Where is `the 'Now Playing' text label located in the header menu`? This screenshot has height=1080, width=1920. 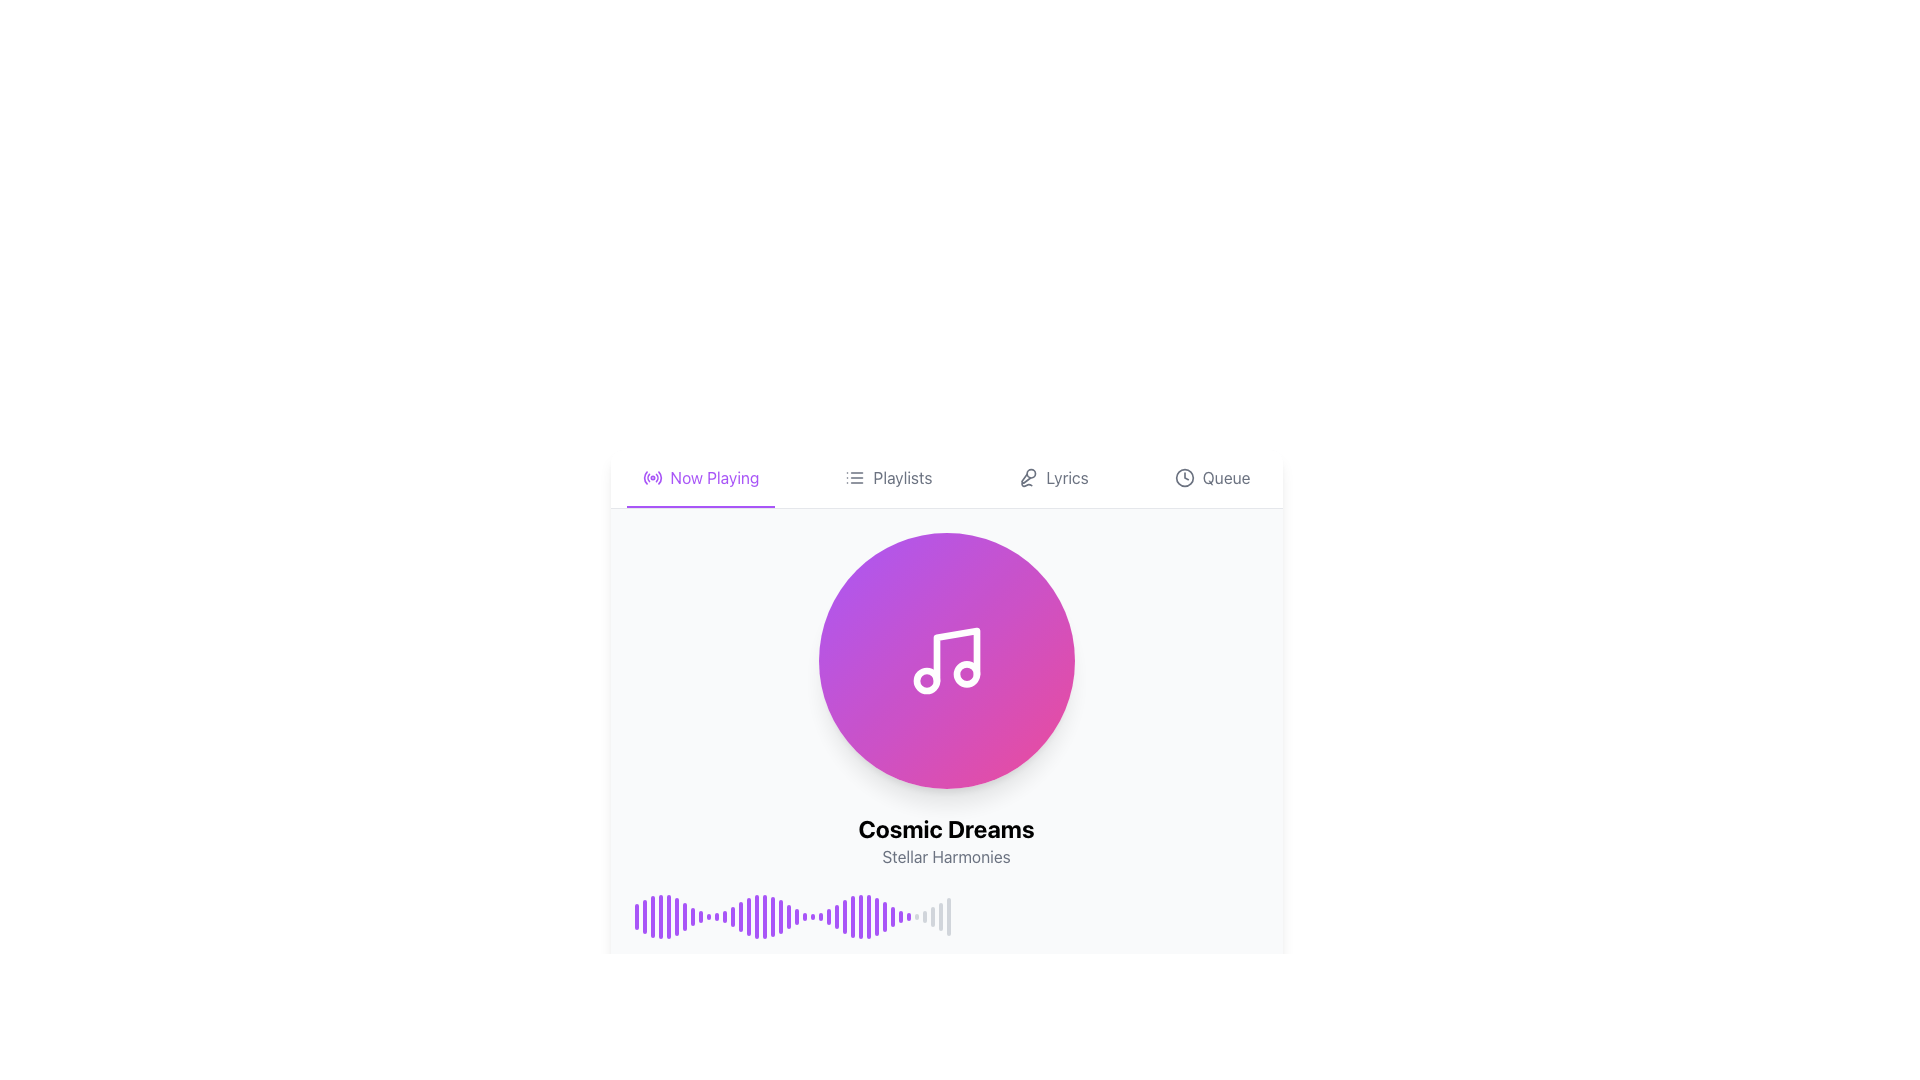 the 'Now Playing' text label located in the header menu is located at coordinates (715, 478).